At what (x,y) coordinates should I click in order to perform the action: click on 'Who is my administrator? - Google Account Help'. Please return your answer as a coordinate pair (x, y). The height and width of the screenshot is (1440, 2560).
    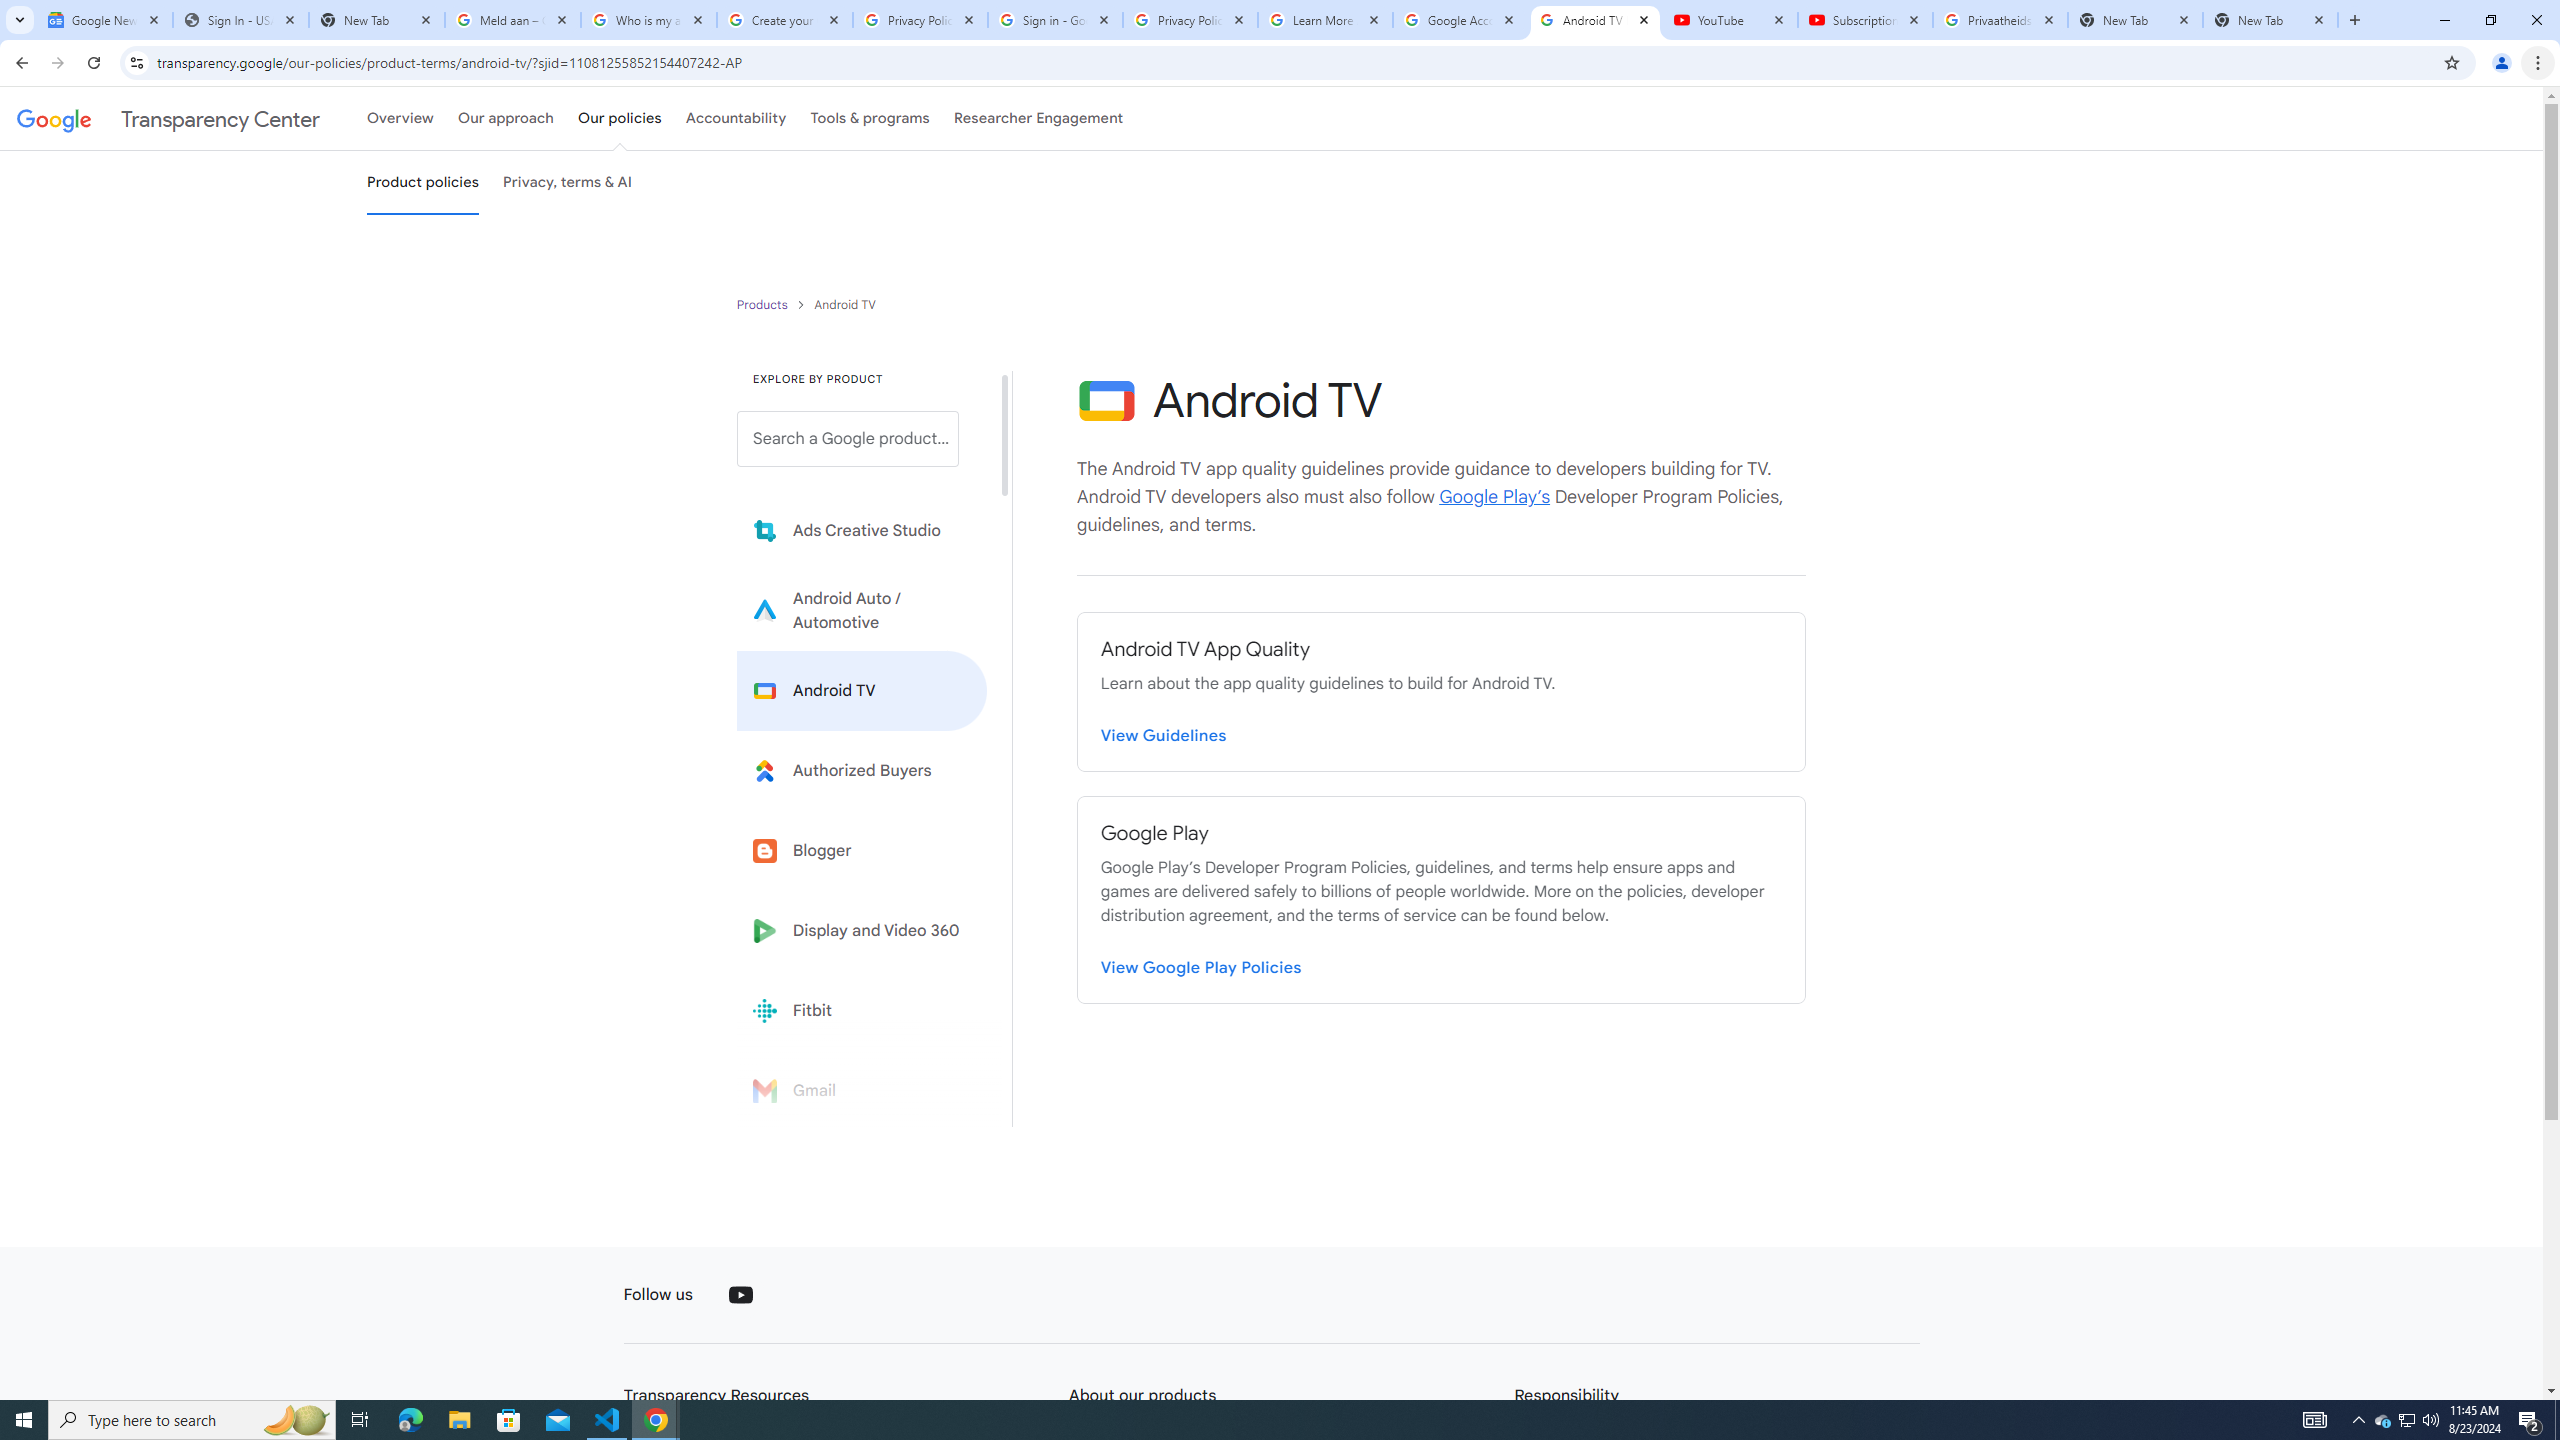
    Looking at the image, I should click on (648, 19).